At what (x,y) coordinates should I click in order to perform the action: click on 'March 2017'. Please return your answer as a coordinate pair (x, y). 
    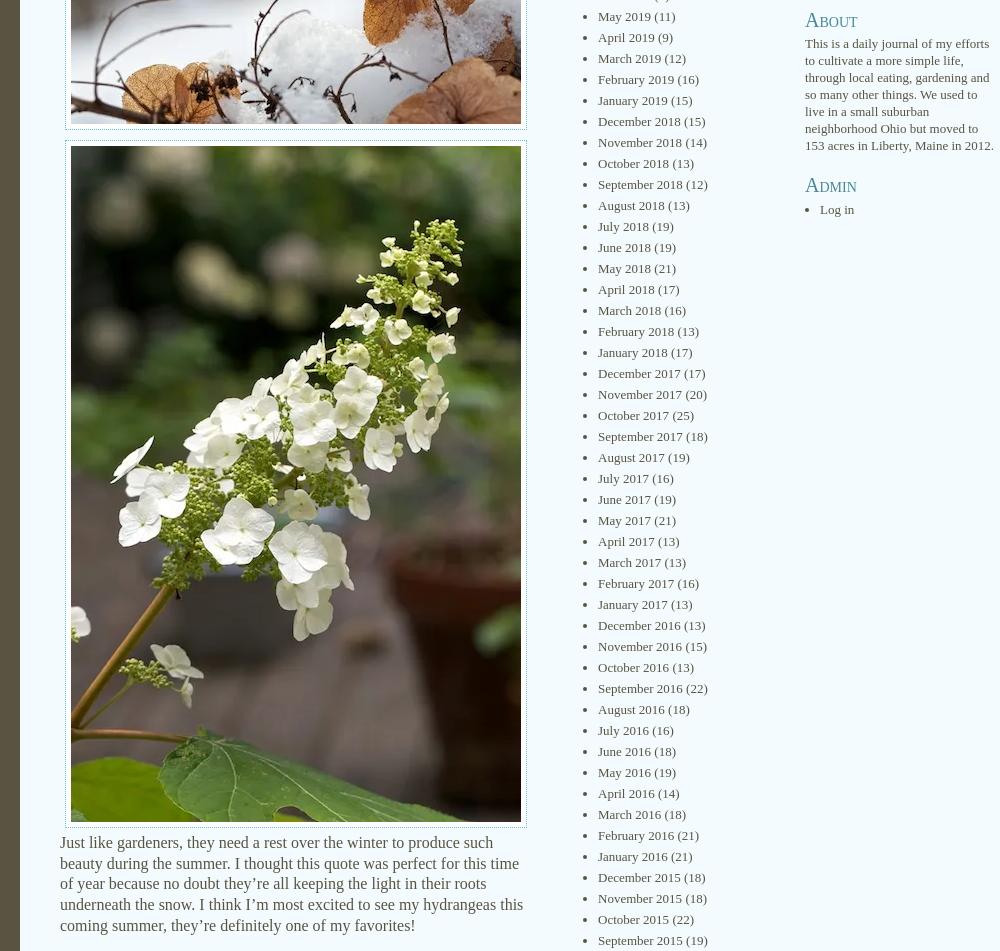
    Looking at the image, I should click on (629, 561).